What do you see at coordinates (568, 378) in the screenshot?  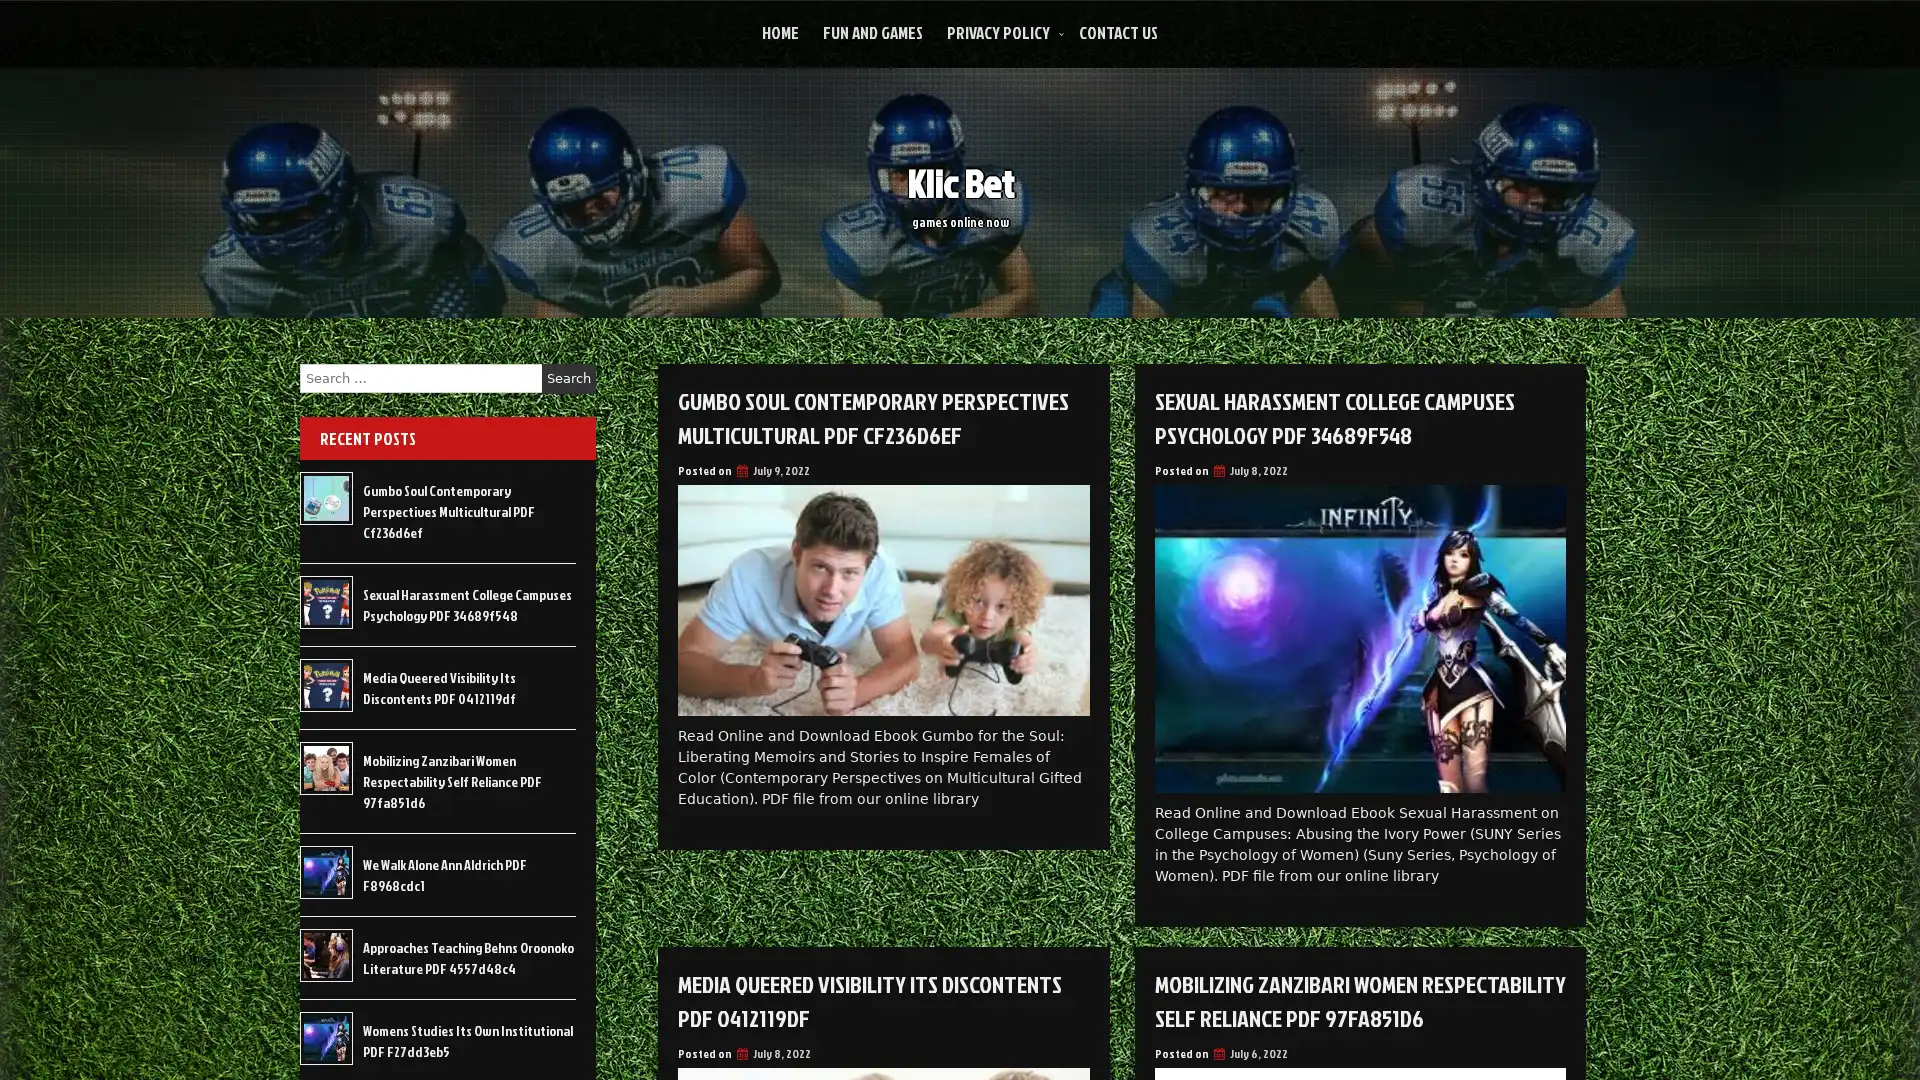 I see `Search` at bounding box center [568, 378].